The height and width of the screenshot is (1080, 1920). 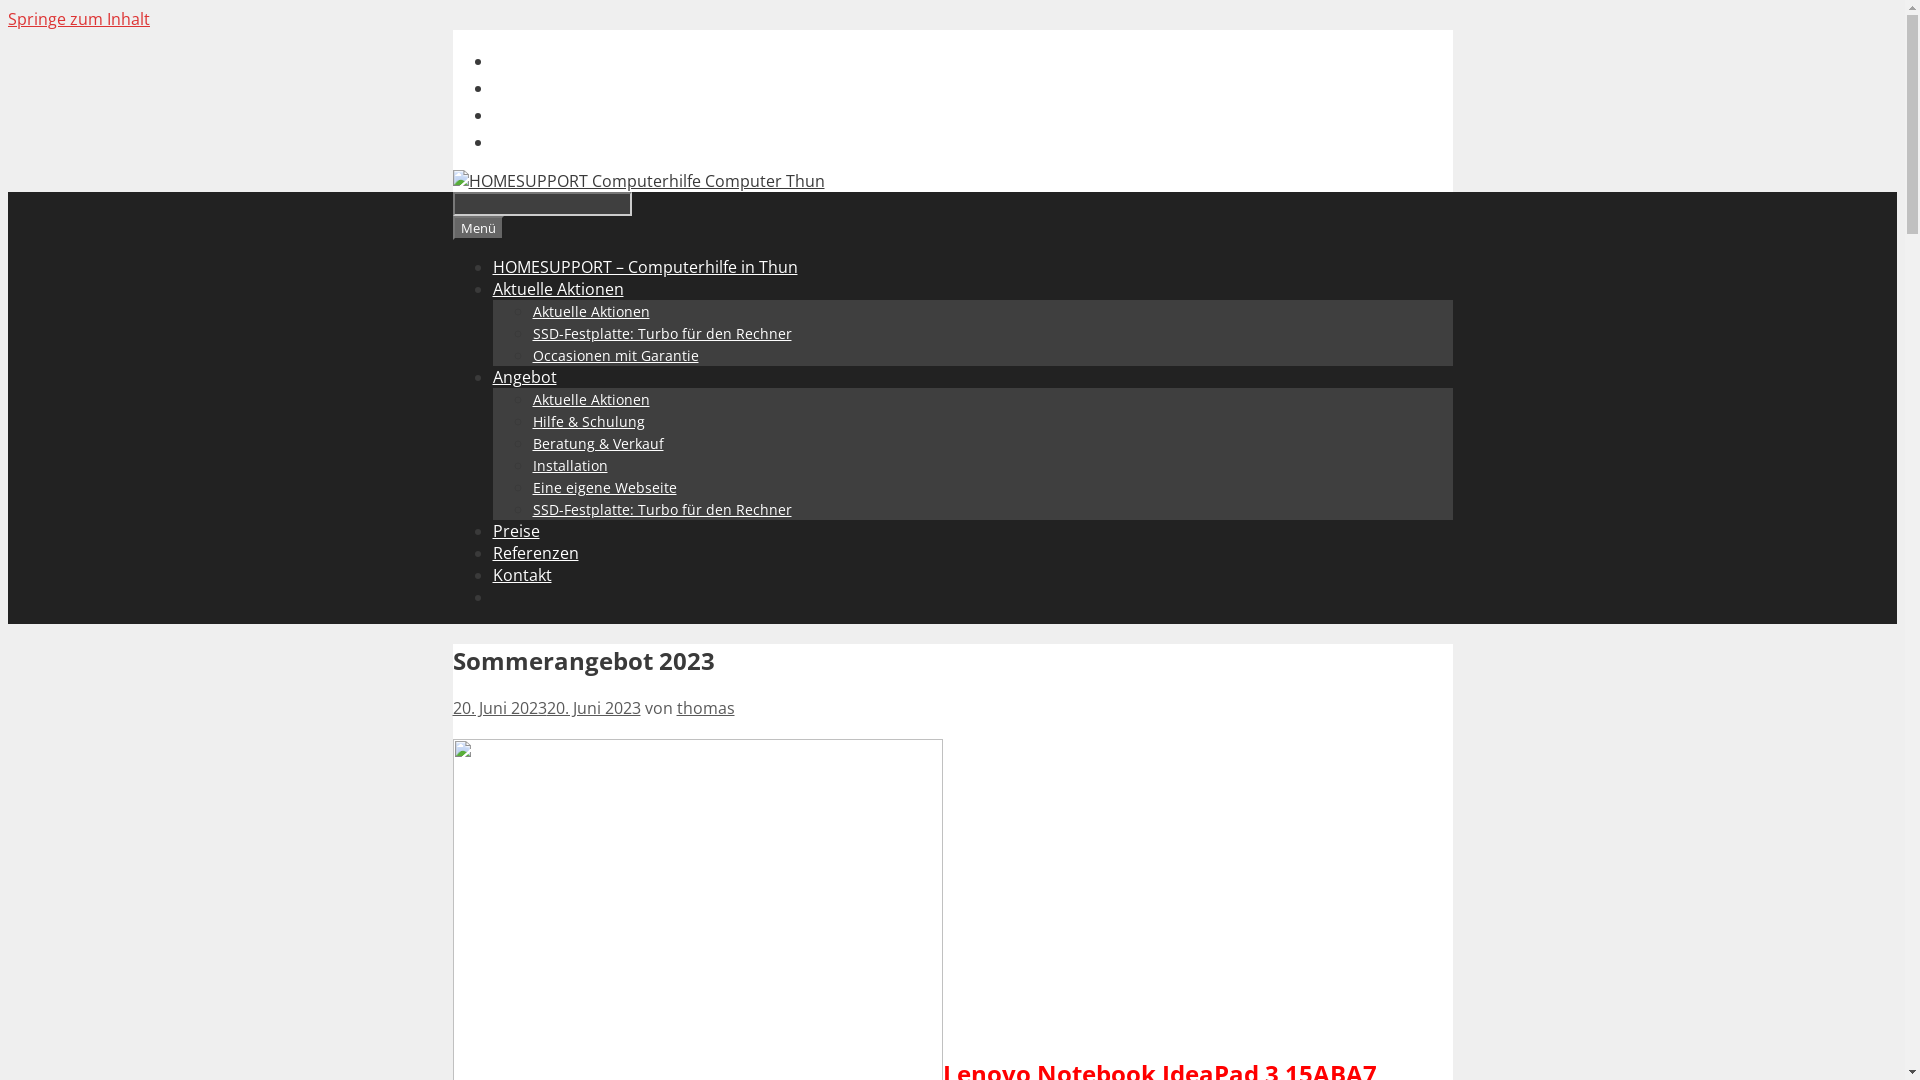 I want to click on 'Preise', so click(x=491, y=530).